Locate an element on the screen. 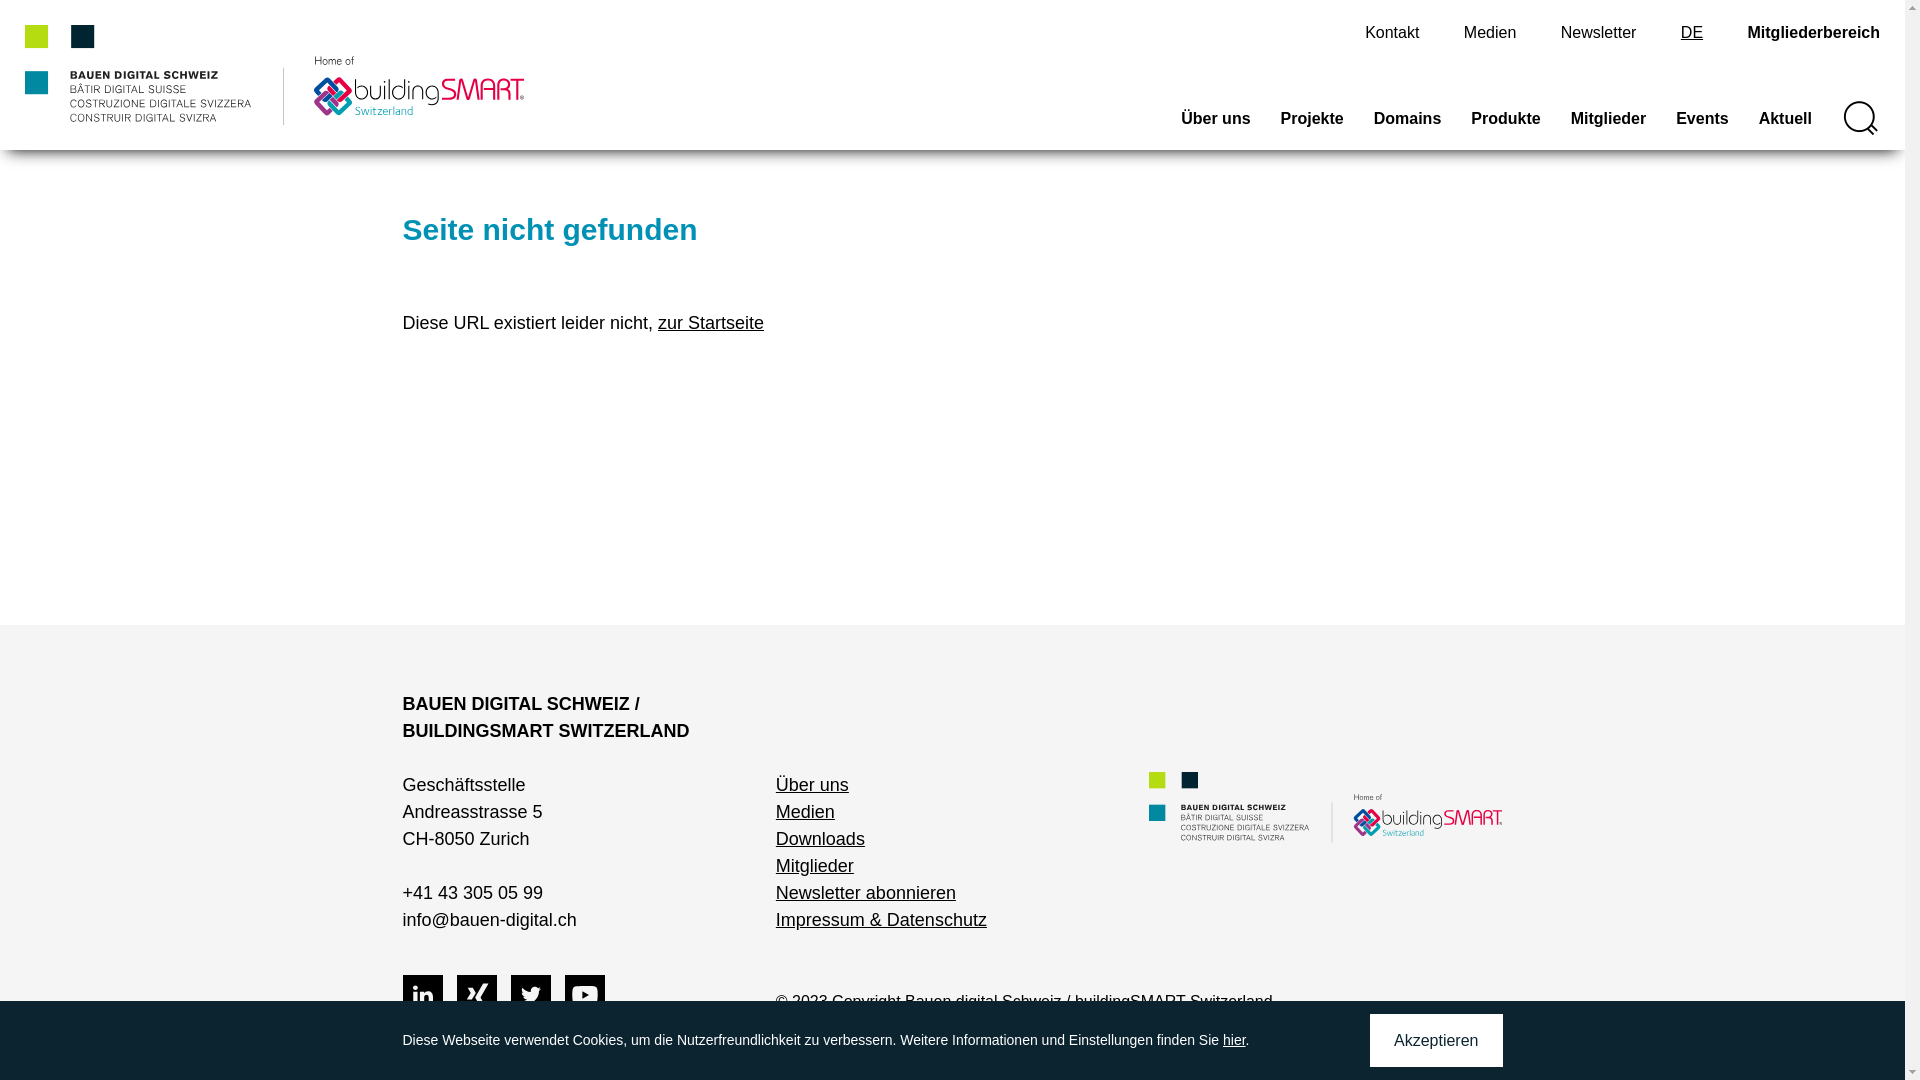 This screenshot has width=1920, height=1080. 'Impressum & Datenschutz' is located at coordinates (880, 920).